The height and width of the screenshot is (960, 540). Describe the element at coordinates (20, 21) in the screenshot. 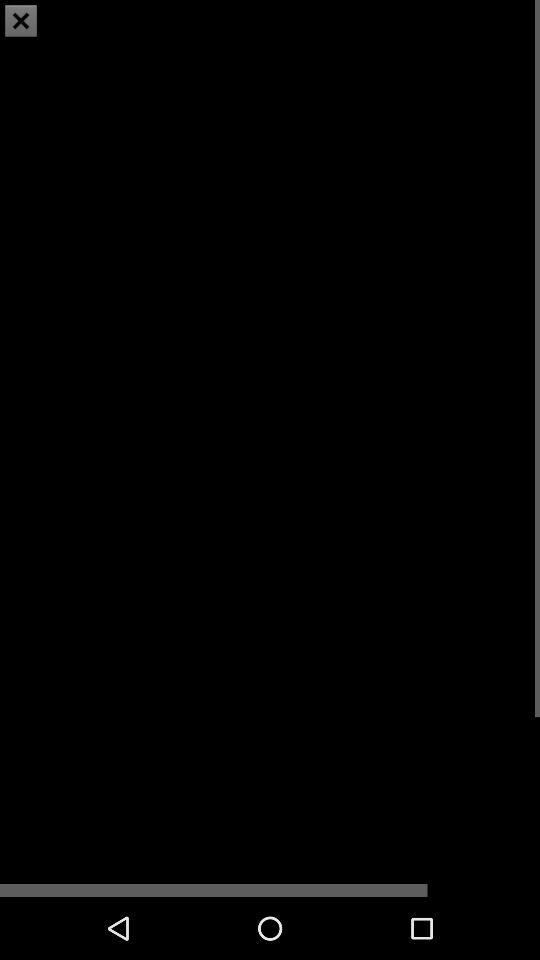

I see `the close icon` at that location.